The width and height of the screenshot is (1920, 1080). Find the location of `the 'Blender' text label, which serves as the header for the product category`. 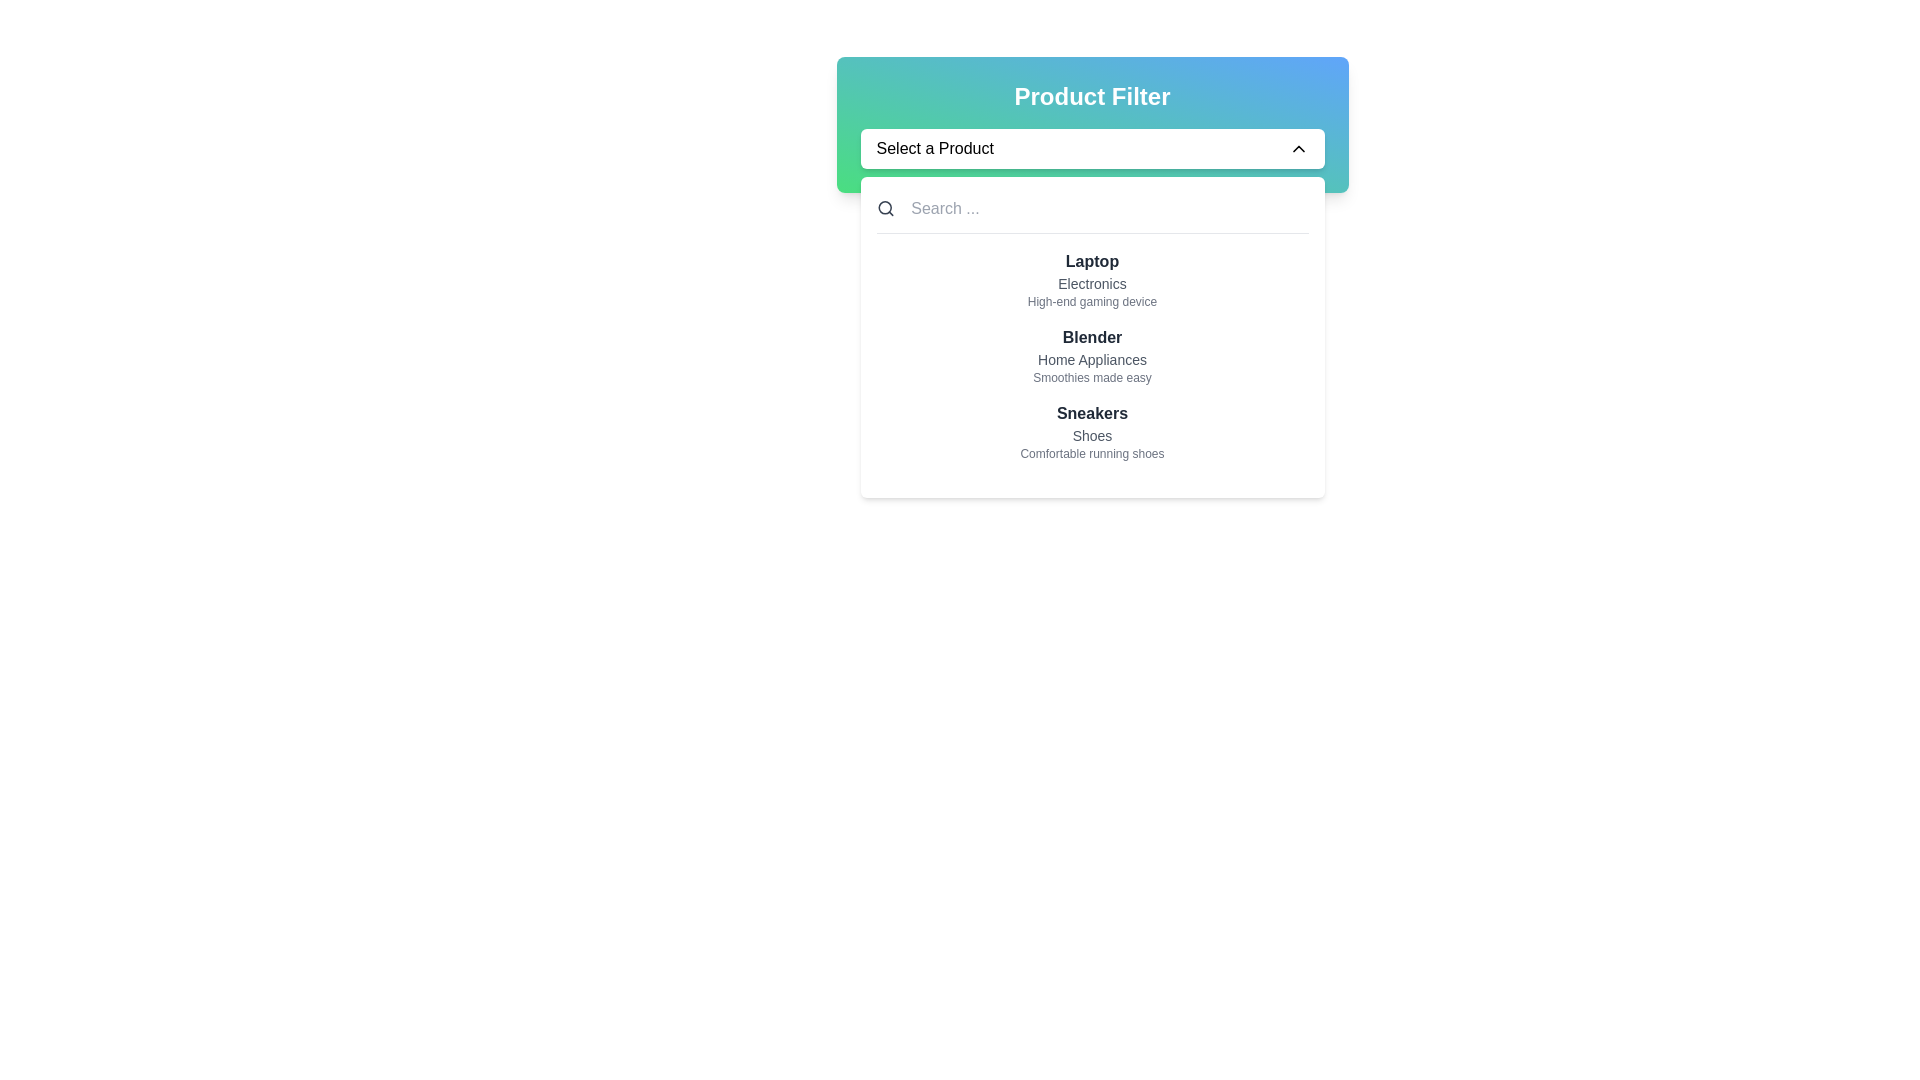

the 'Blender' text label, which serves as the header for the product category is located at coordinates (1091, 337).